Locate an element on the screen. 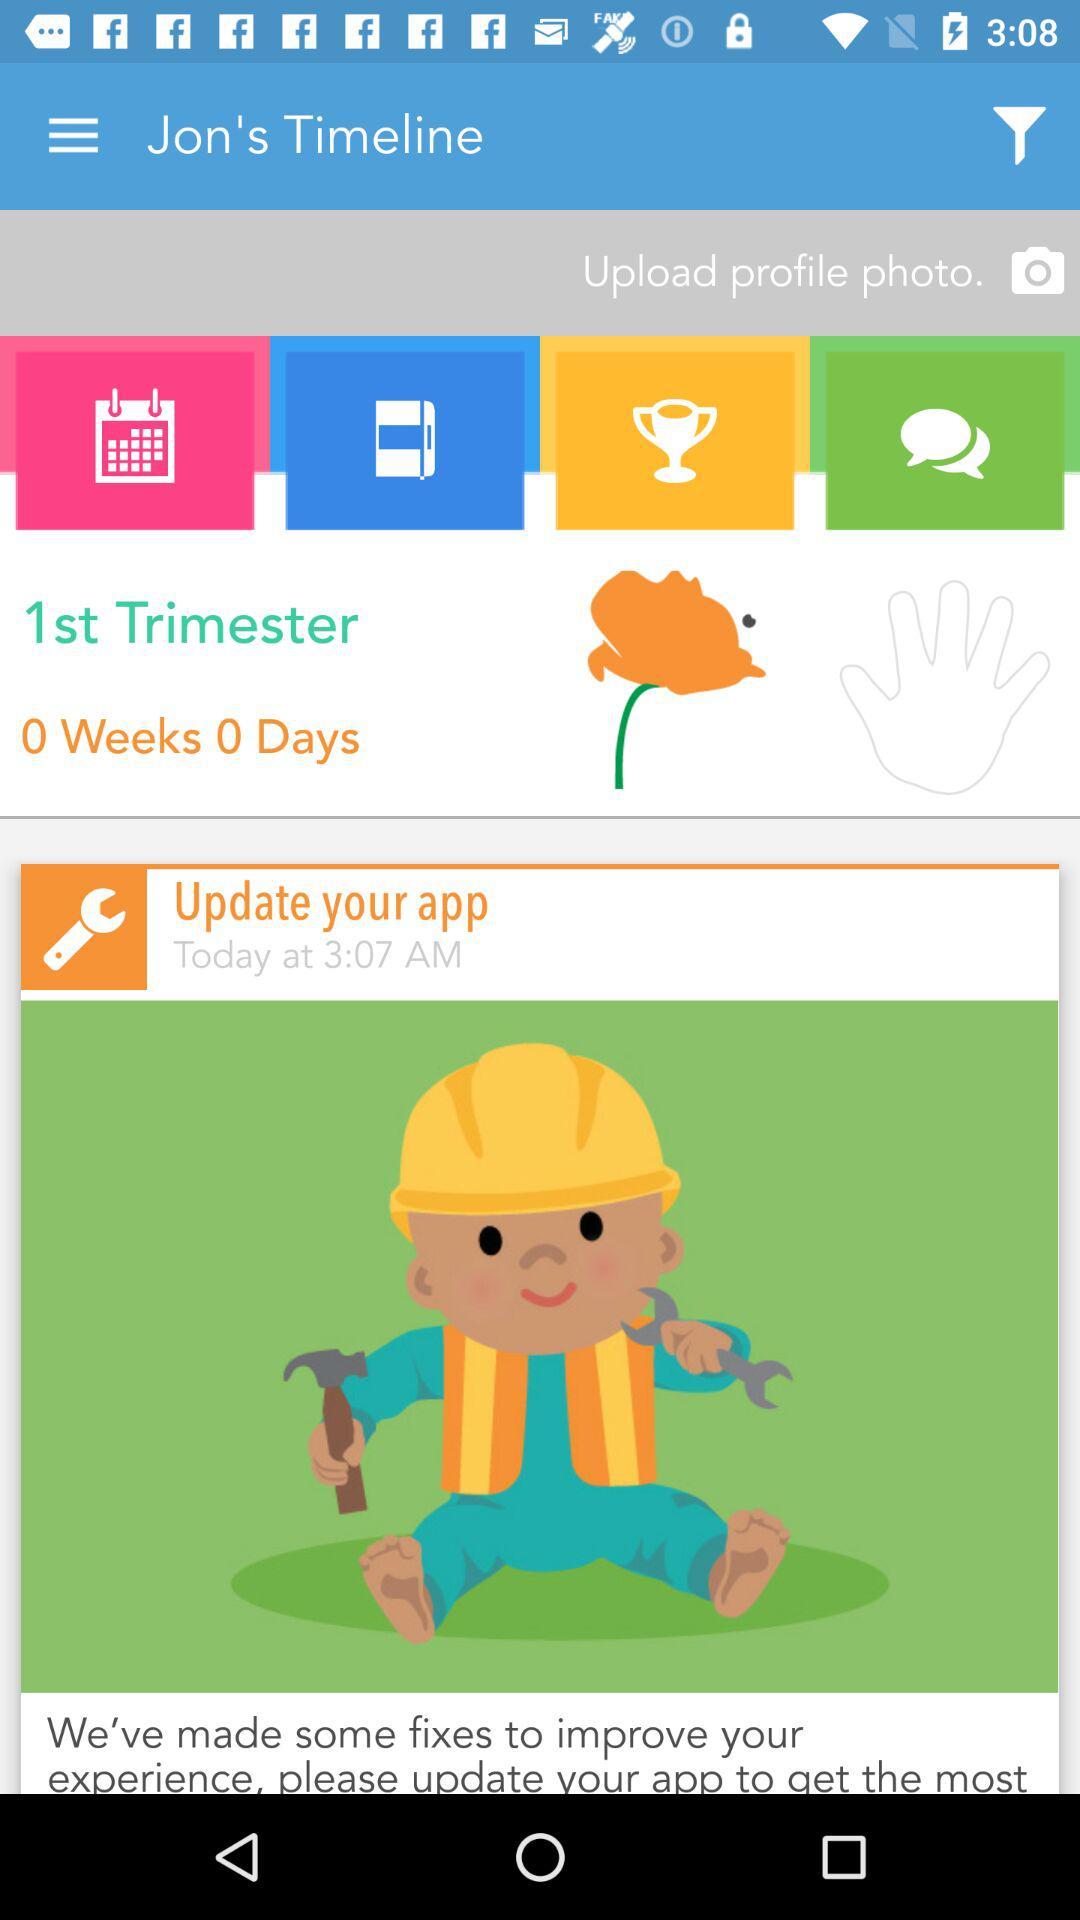 Image resolution: width=1080 pixels, height=1920 pixels. the icon next to n icon is located at coordinates (675, 681).